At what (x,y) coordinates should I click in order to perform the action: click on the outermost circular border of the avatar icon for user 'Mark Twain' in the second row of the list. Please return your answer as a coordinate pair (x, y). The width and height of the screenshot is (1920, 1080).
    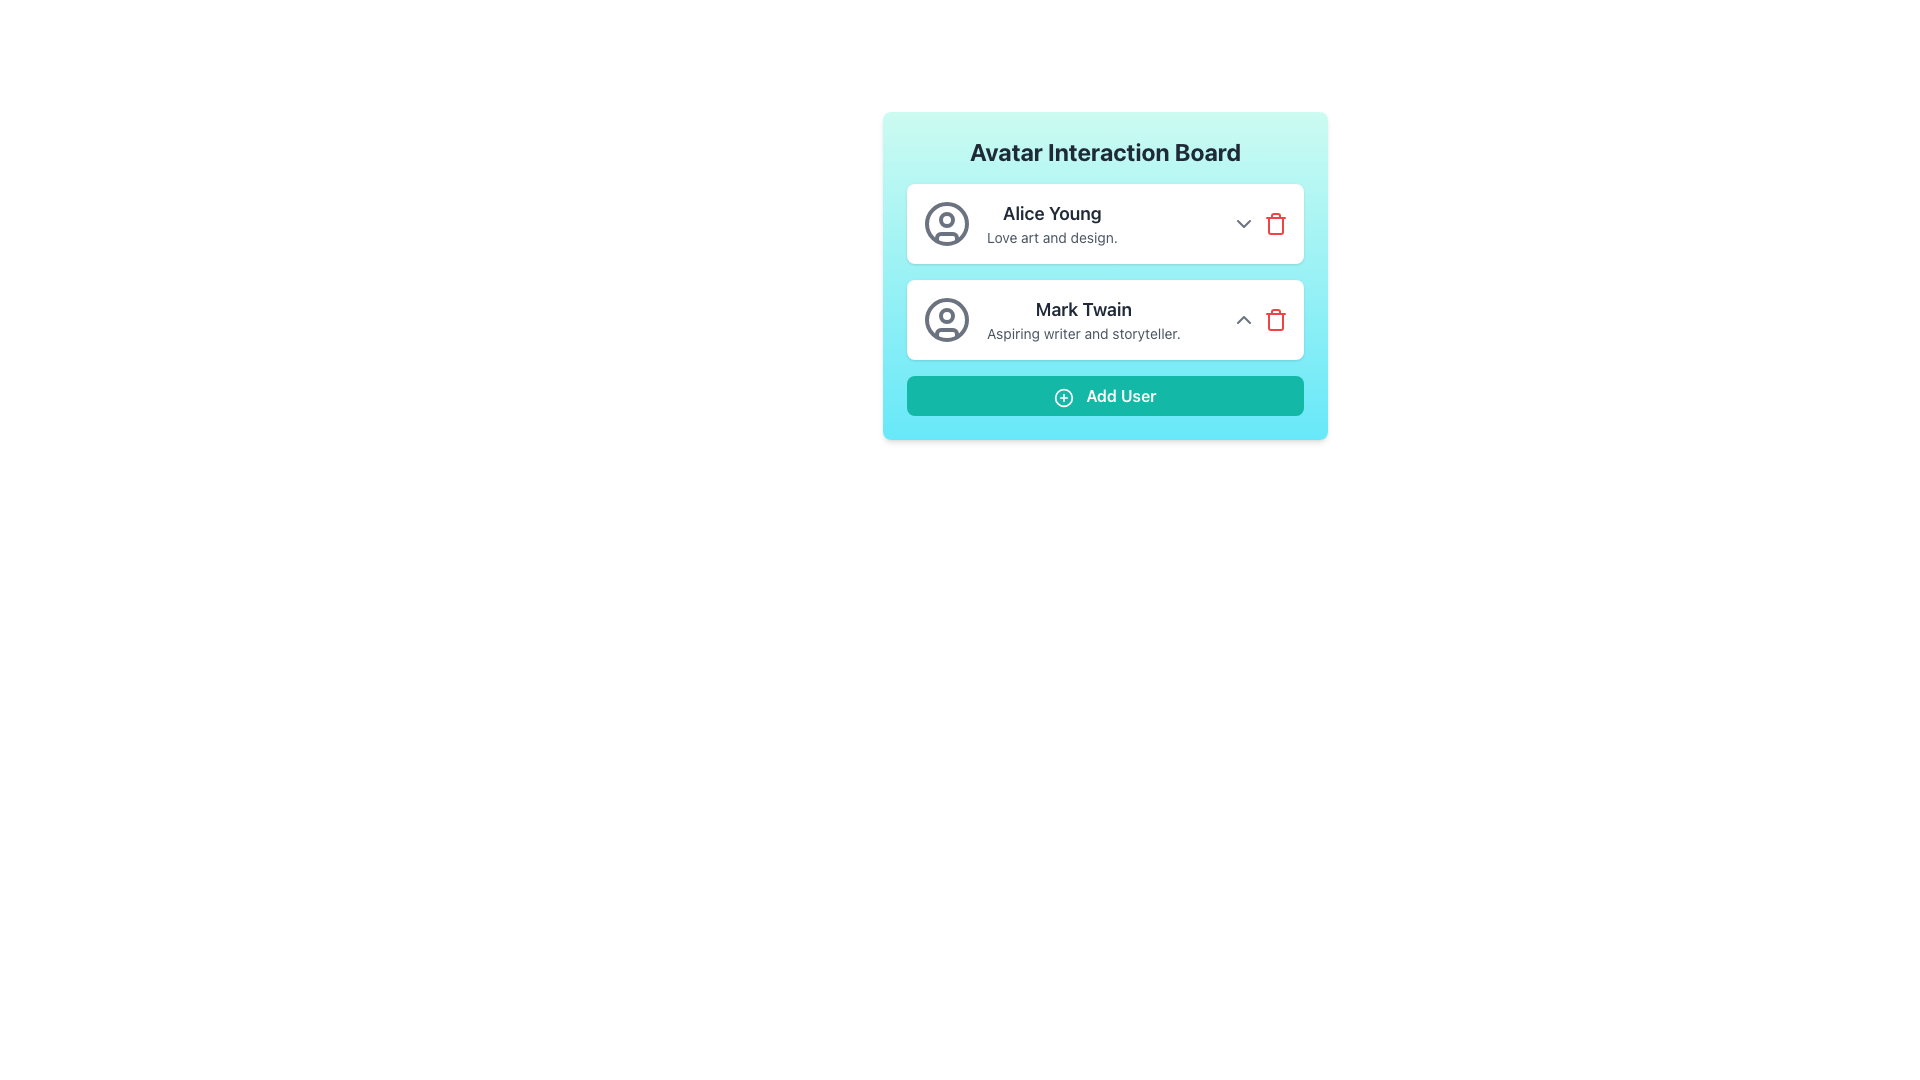
    Looking at the image, I should click on (945, 319).